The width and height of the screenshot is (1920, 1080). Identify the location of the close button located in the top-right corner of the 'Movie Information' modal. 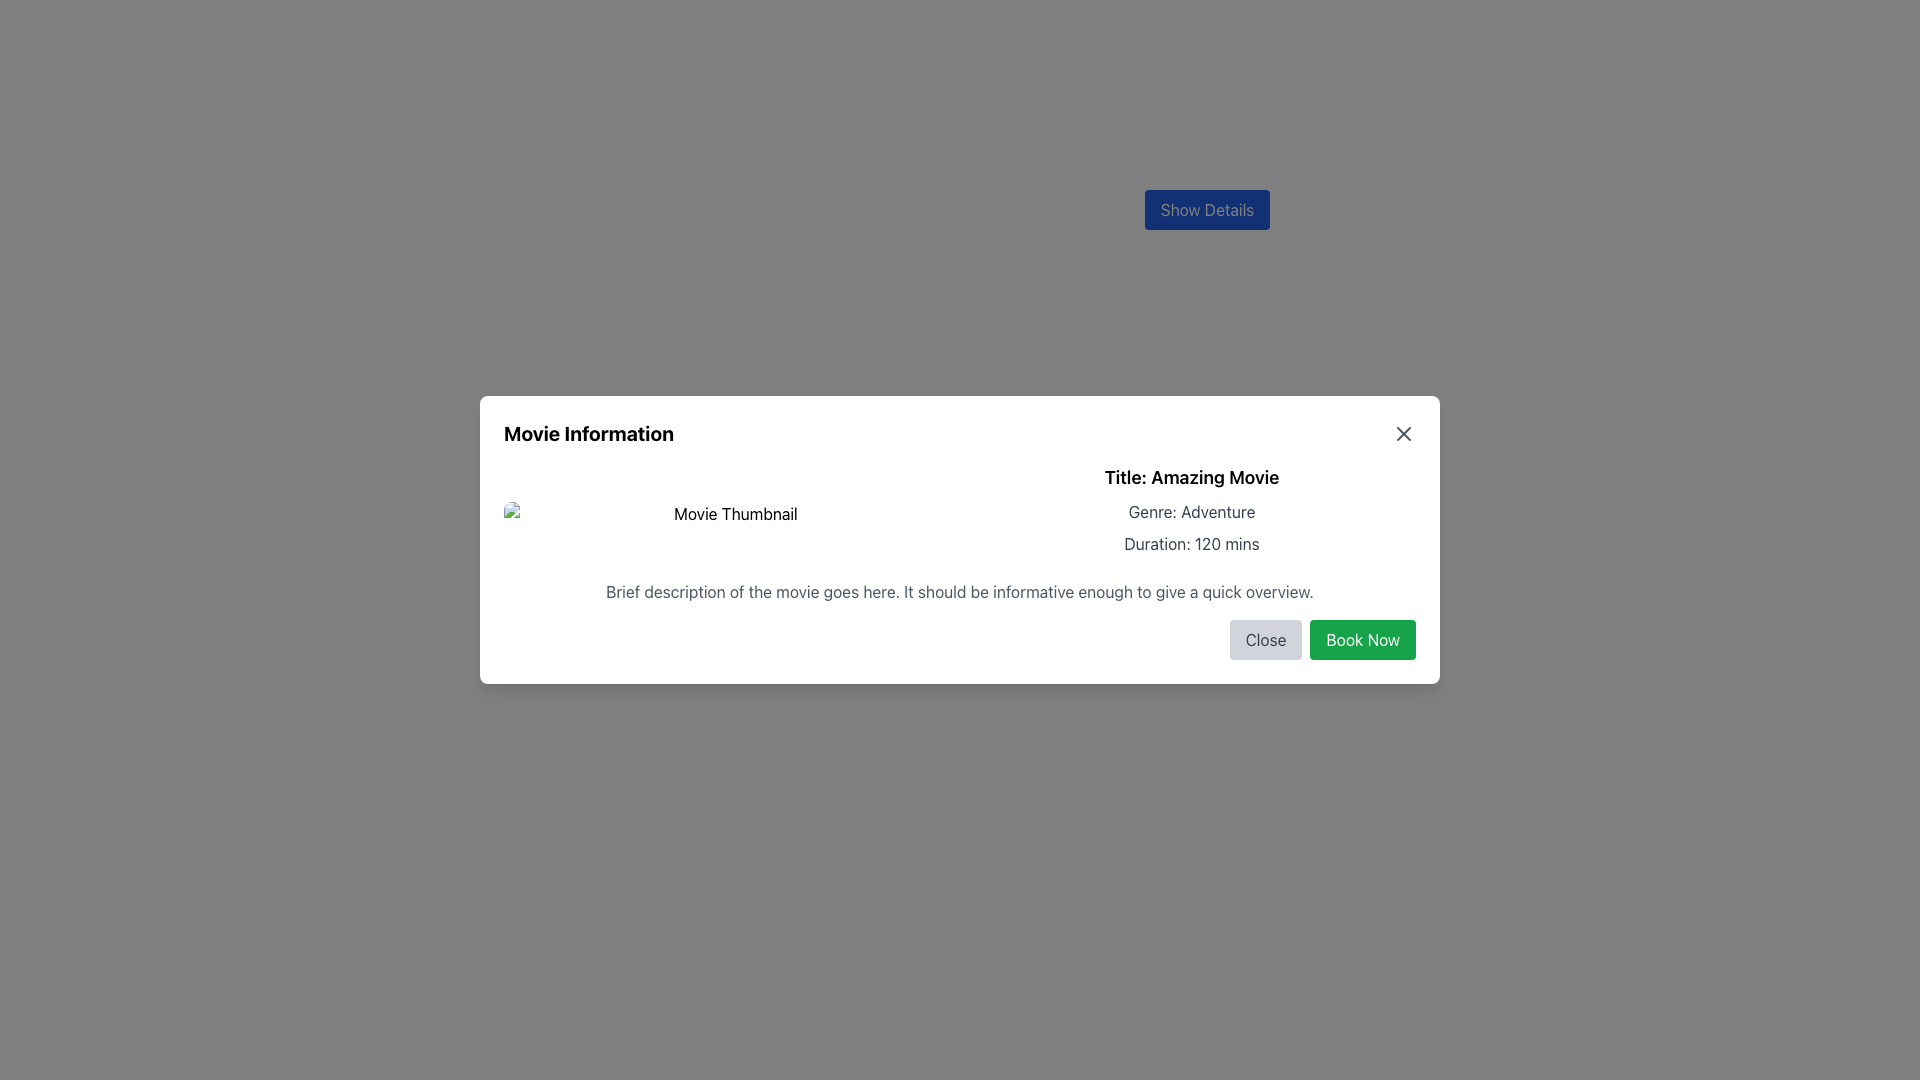
(1402, 433).